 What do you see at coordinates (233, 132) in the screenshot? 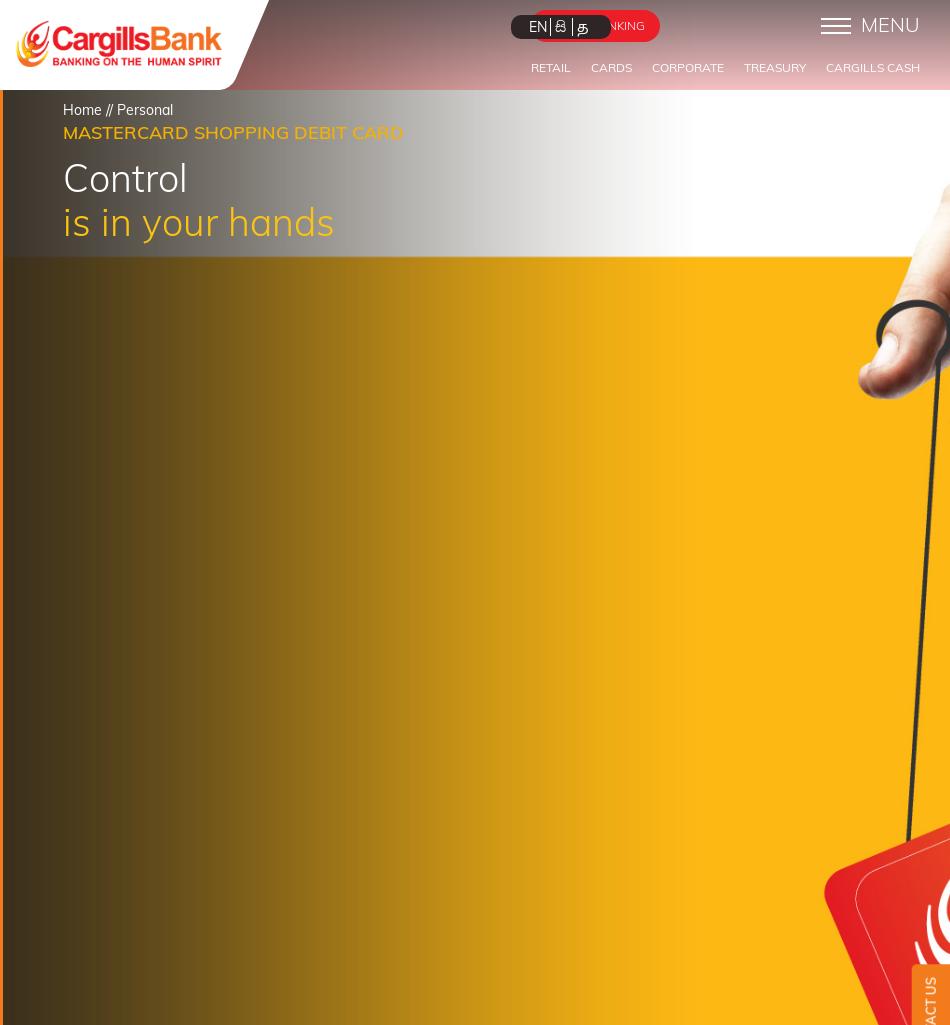
I see `'Mastercard Shopping Debit Card'` at bounding box center [233, 132].